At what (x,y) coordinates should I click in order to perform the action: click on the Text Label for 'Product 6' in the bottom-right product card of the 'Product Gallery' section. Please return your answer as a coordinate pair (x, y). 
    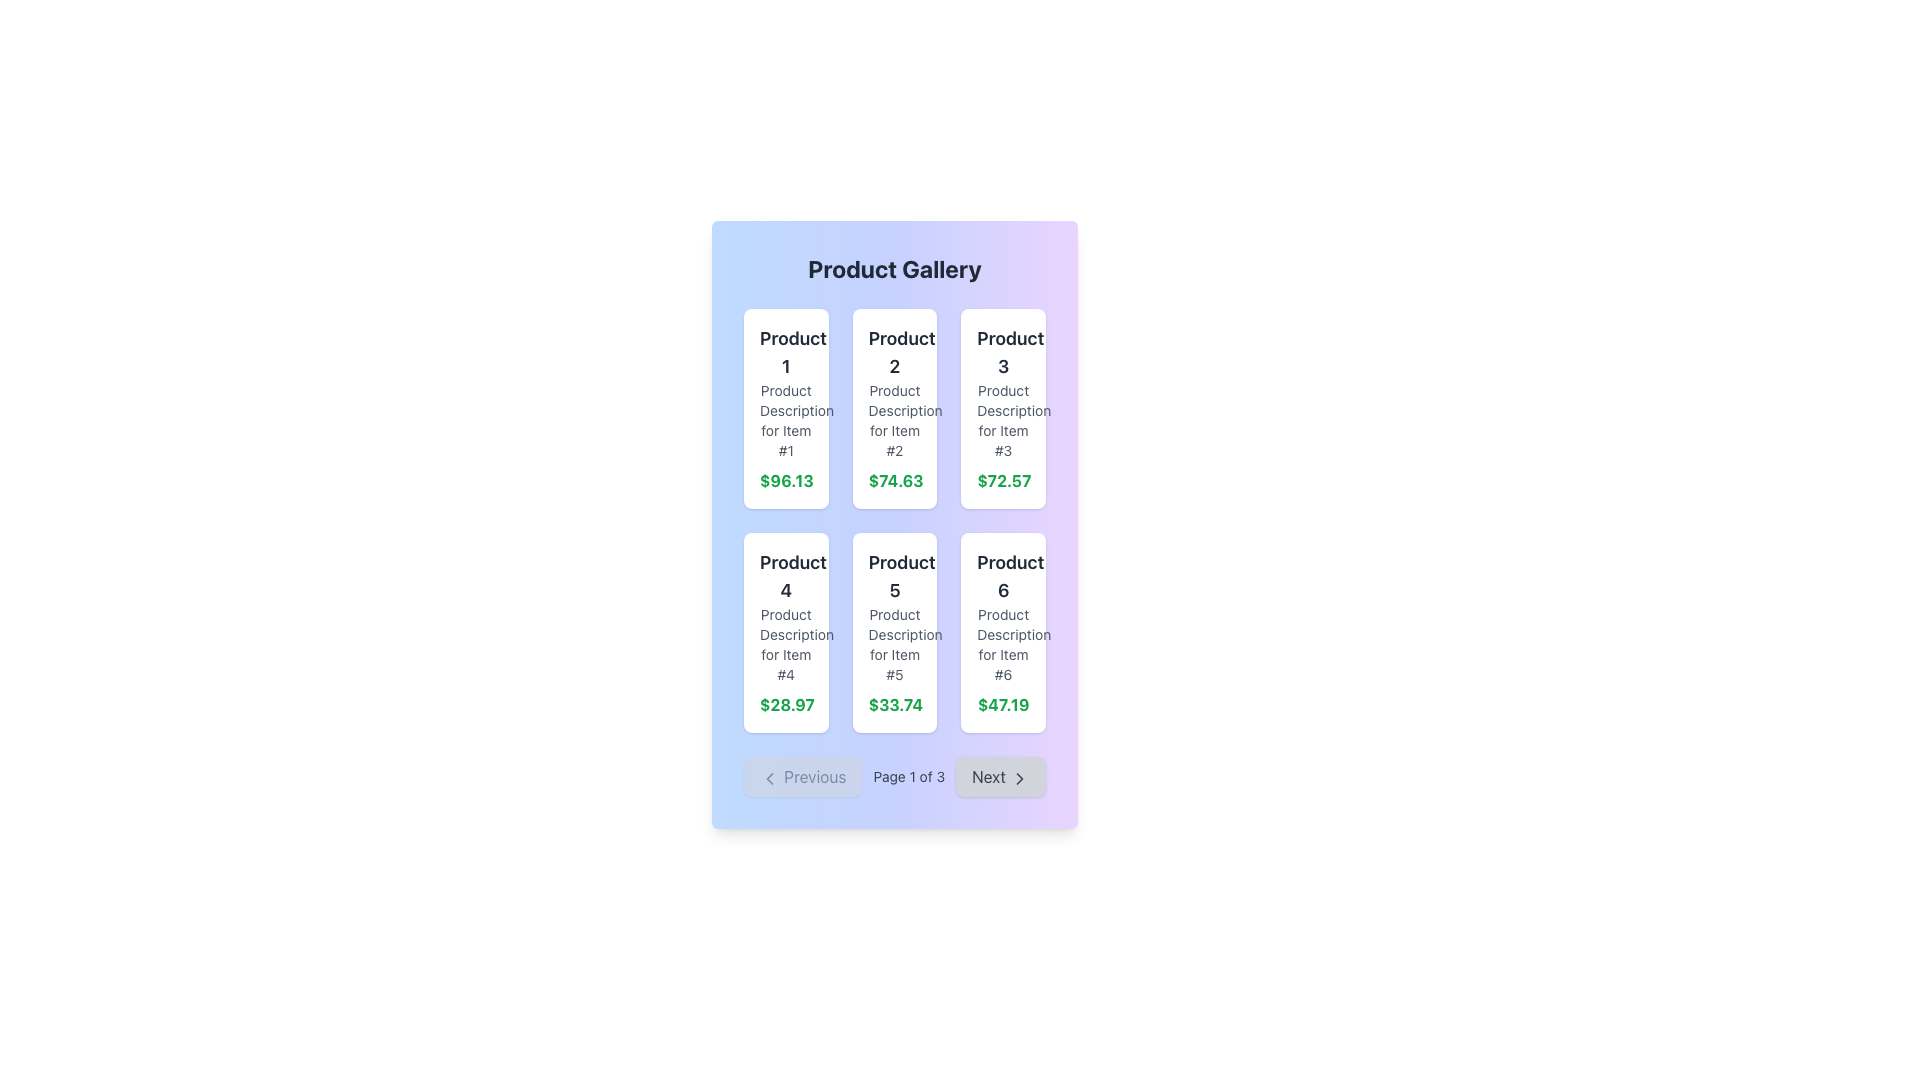
    Looking at the image, I should click on (1003, 577).